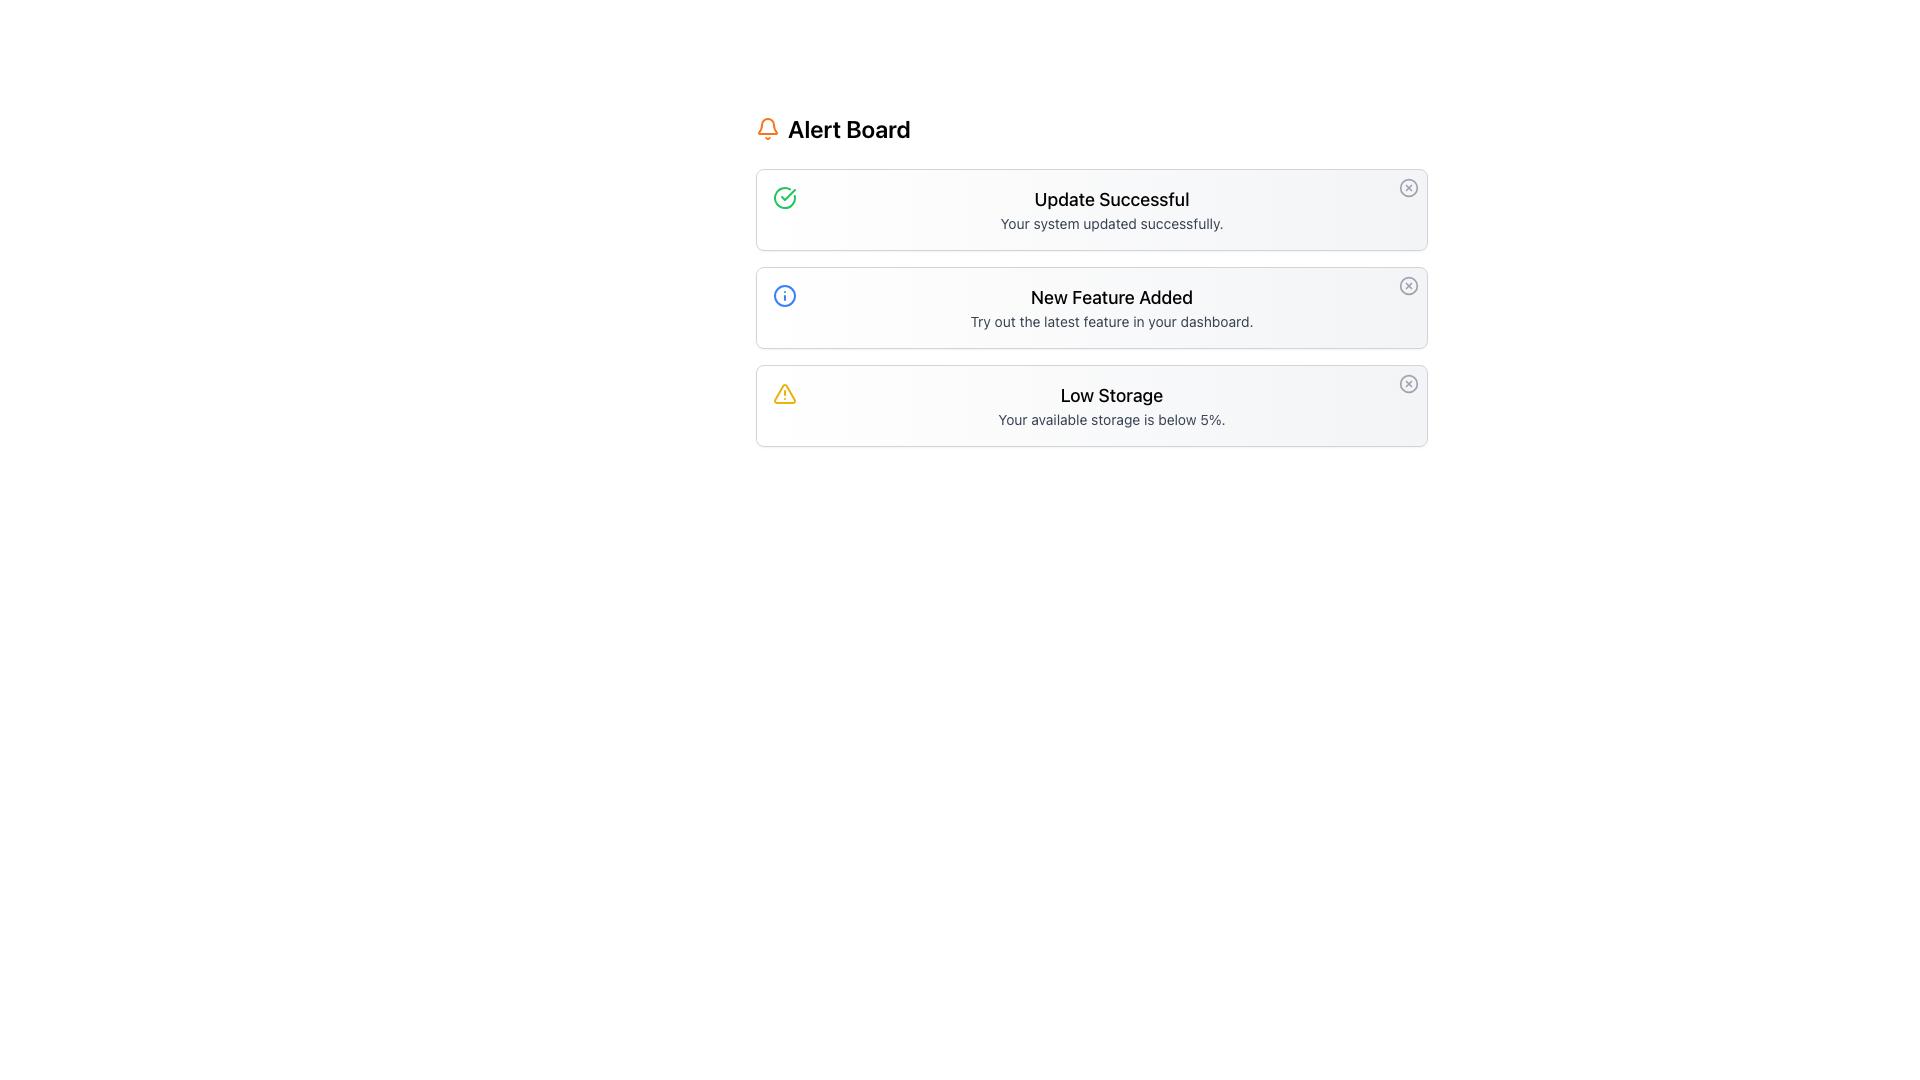 The image size is (1920, 1080). Describe the element at coordinates (1111, 419) in the screenshot. I see `message informing the user about limited storage availability, located below the 'Low Storage' heading in the third alert box of the 'Alert Board'` at that location.